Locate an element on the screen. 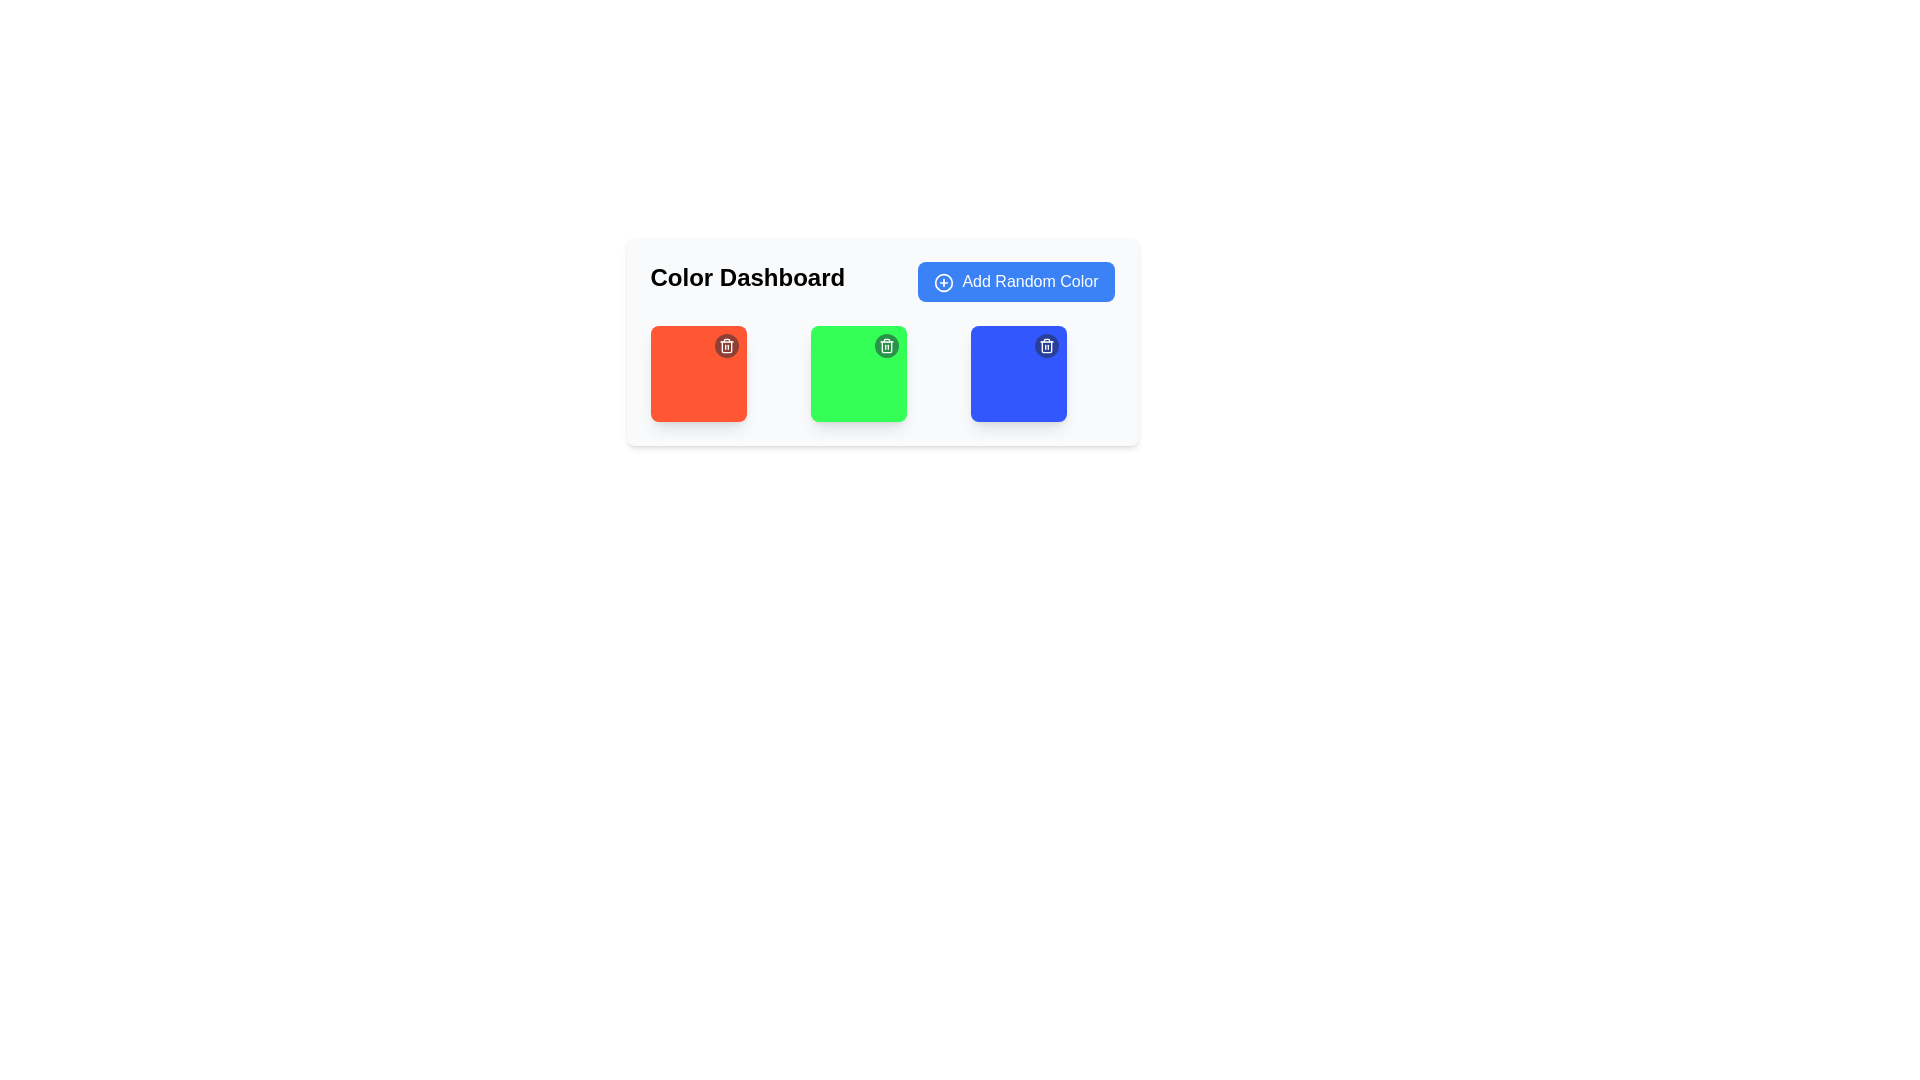 This screenshot has width=1920, height=1080. the delete icon button located at the top-right corner of the red color card is located at coordinates (725, 345).